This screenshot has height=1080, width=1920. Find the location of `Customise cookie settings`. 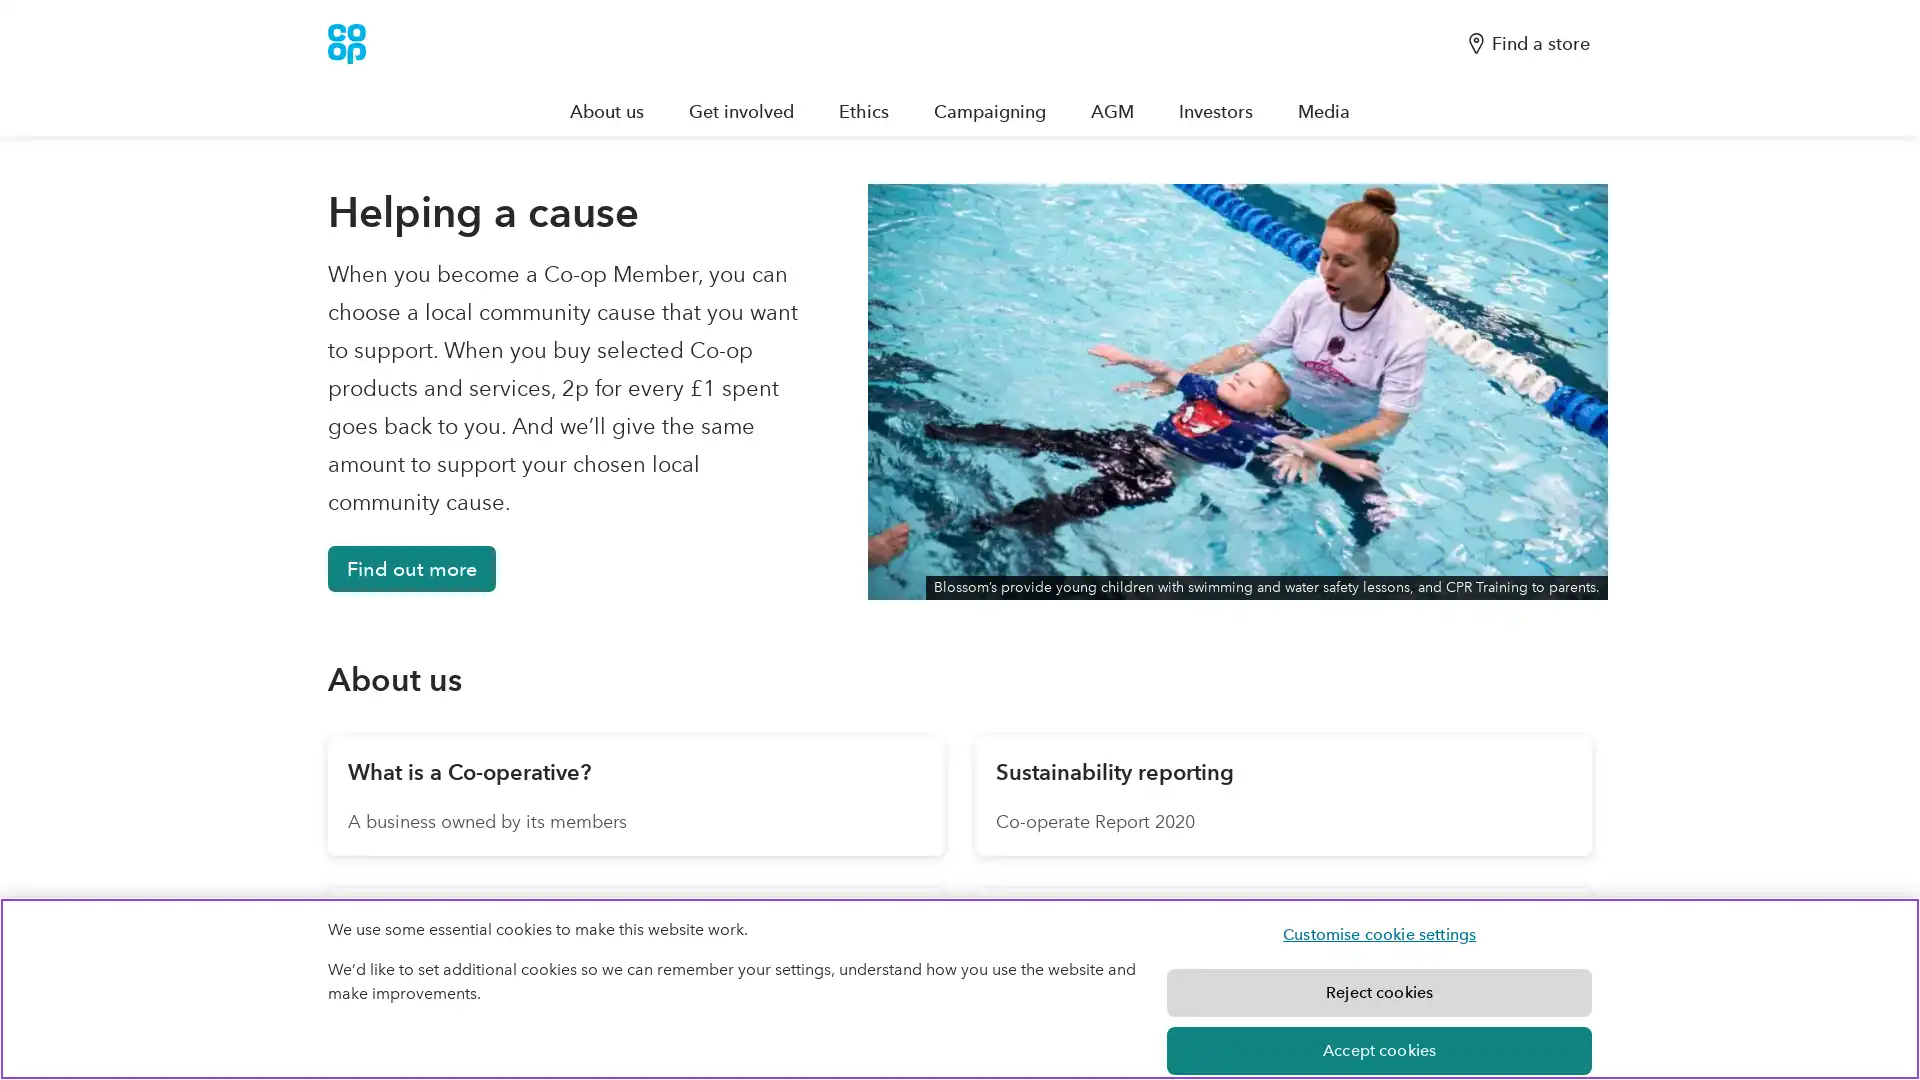

Customise cookie settings is located at coordinates (1377, 934).